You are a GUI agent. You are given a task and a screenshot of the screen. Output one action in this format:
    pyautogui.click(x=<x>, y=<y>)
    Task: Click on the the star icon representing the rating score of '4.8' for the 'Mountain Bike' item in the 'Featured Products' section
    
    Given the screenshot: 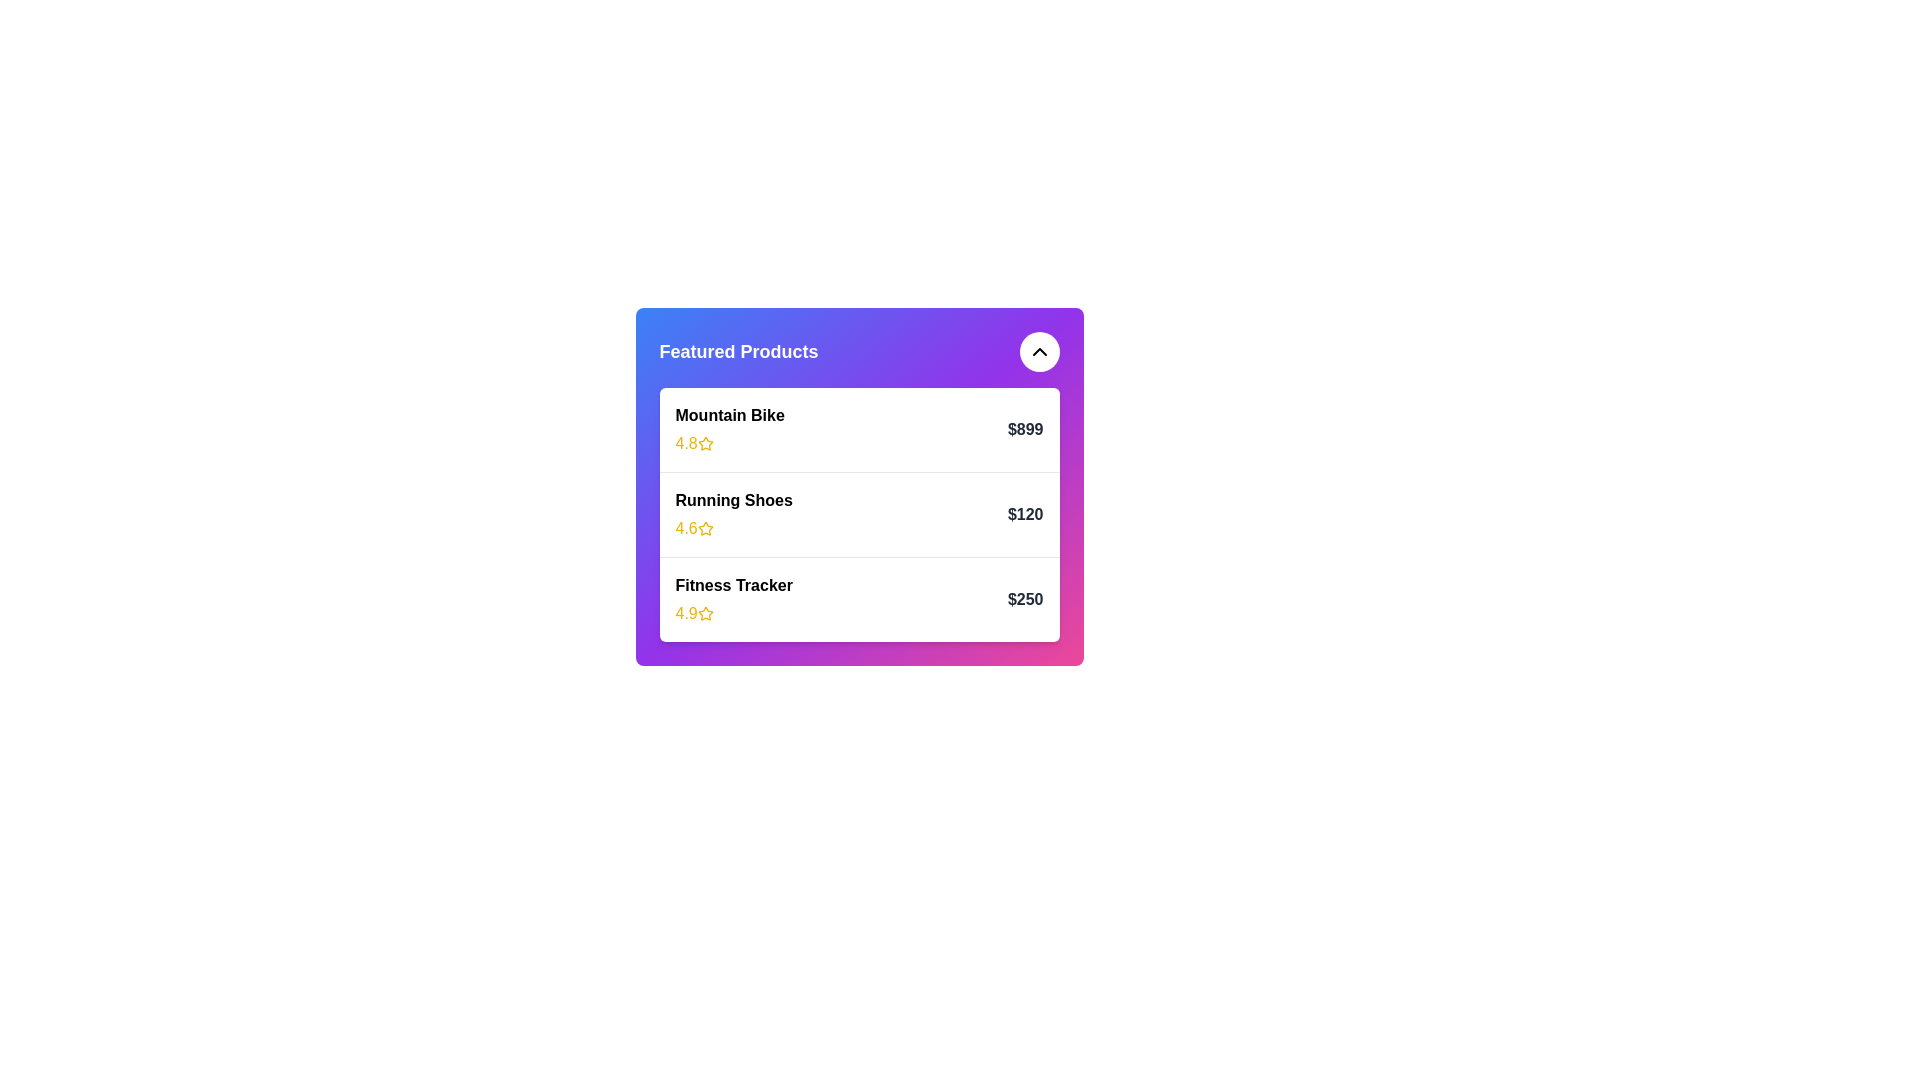 What is the action you would take?
    pyautogui.click(x=705, y=442)
    